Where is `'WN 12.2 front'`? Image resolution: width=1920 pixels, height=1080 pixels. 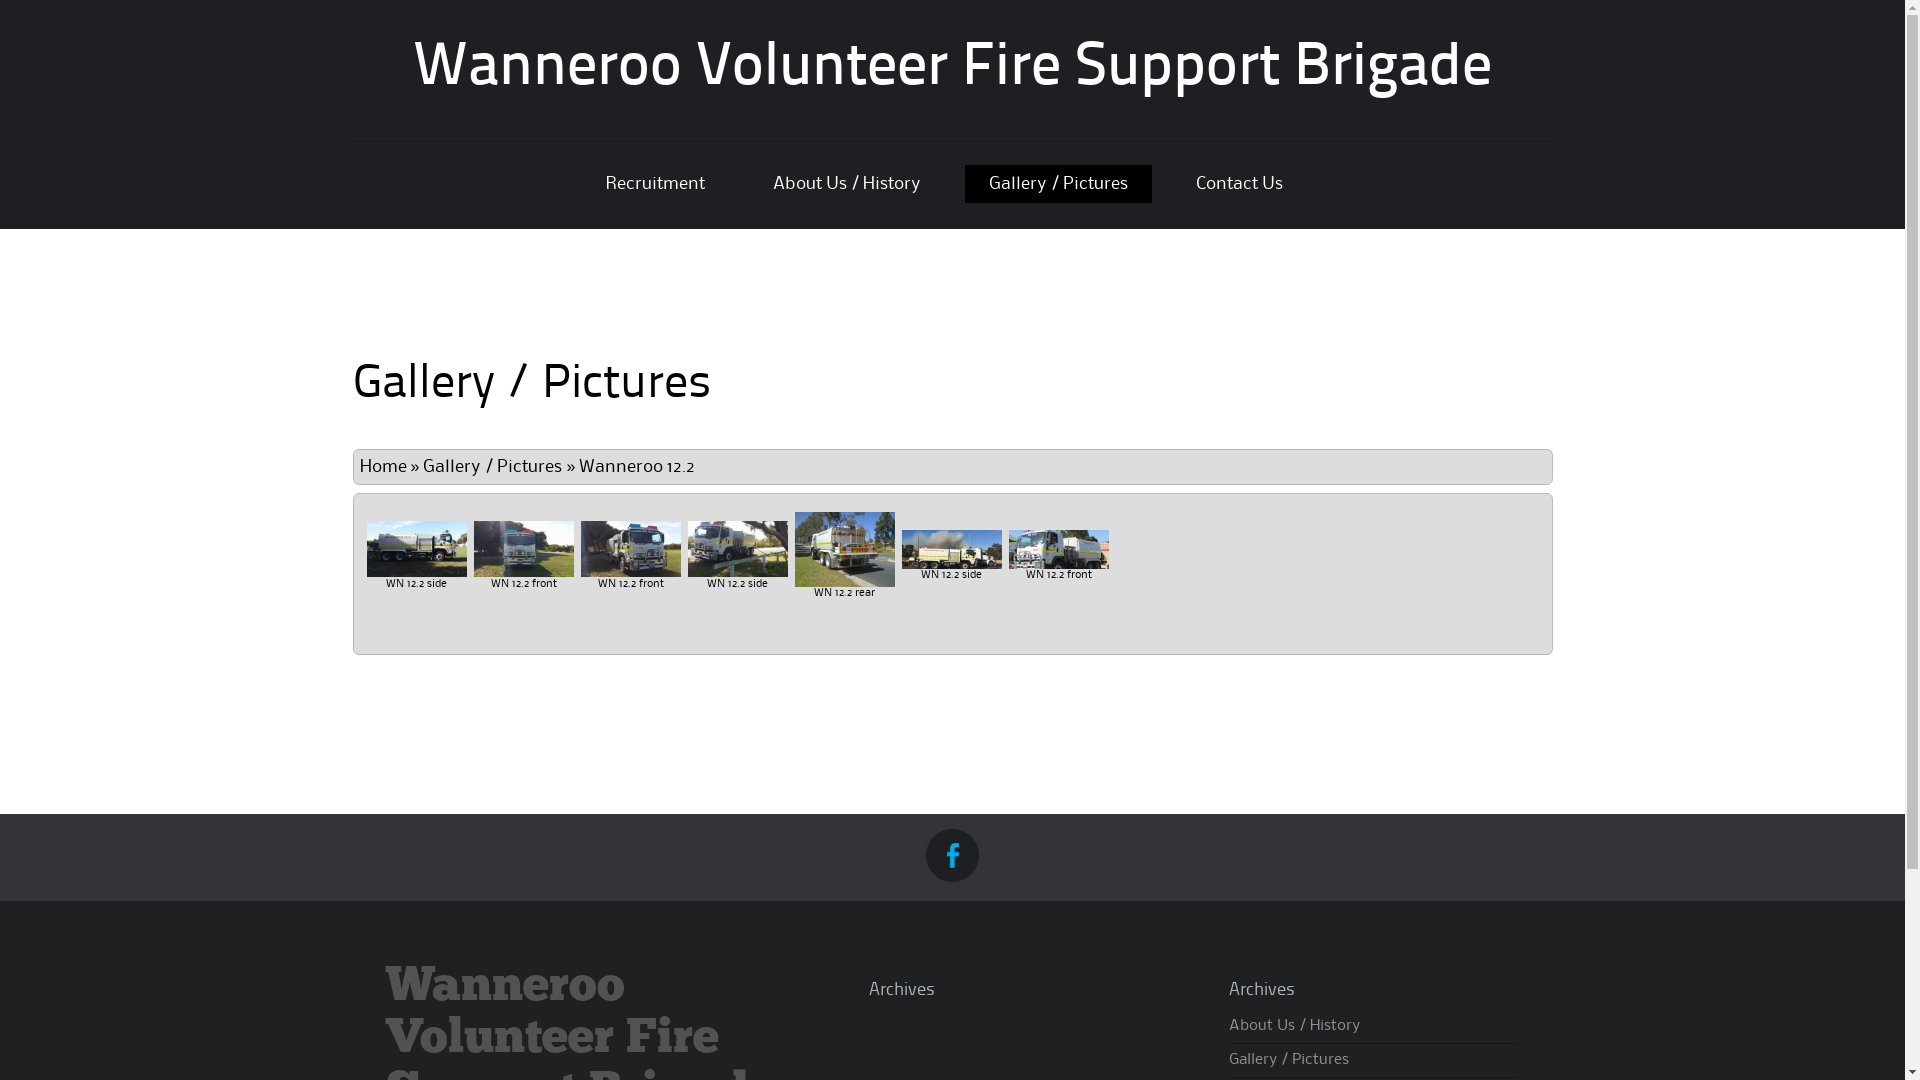 'WN 12.2 front' is located at coordinates (523, 548).